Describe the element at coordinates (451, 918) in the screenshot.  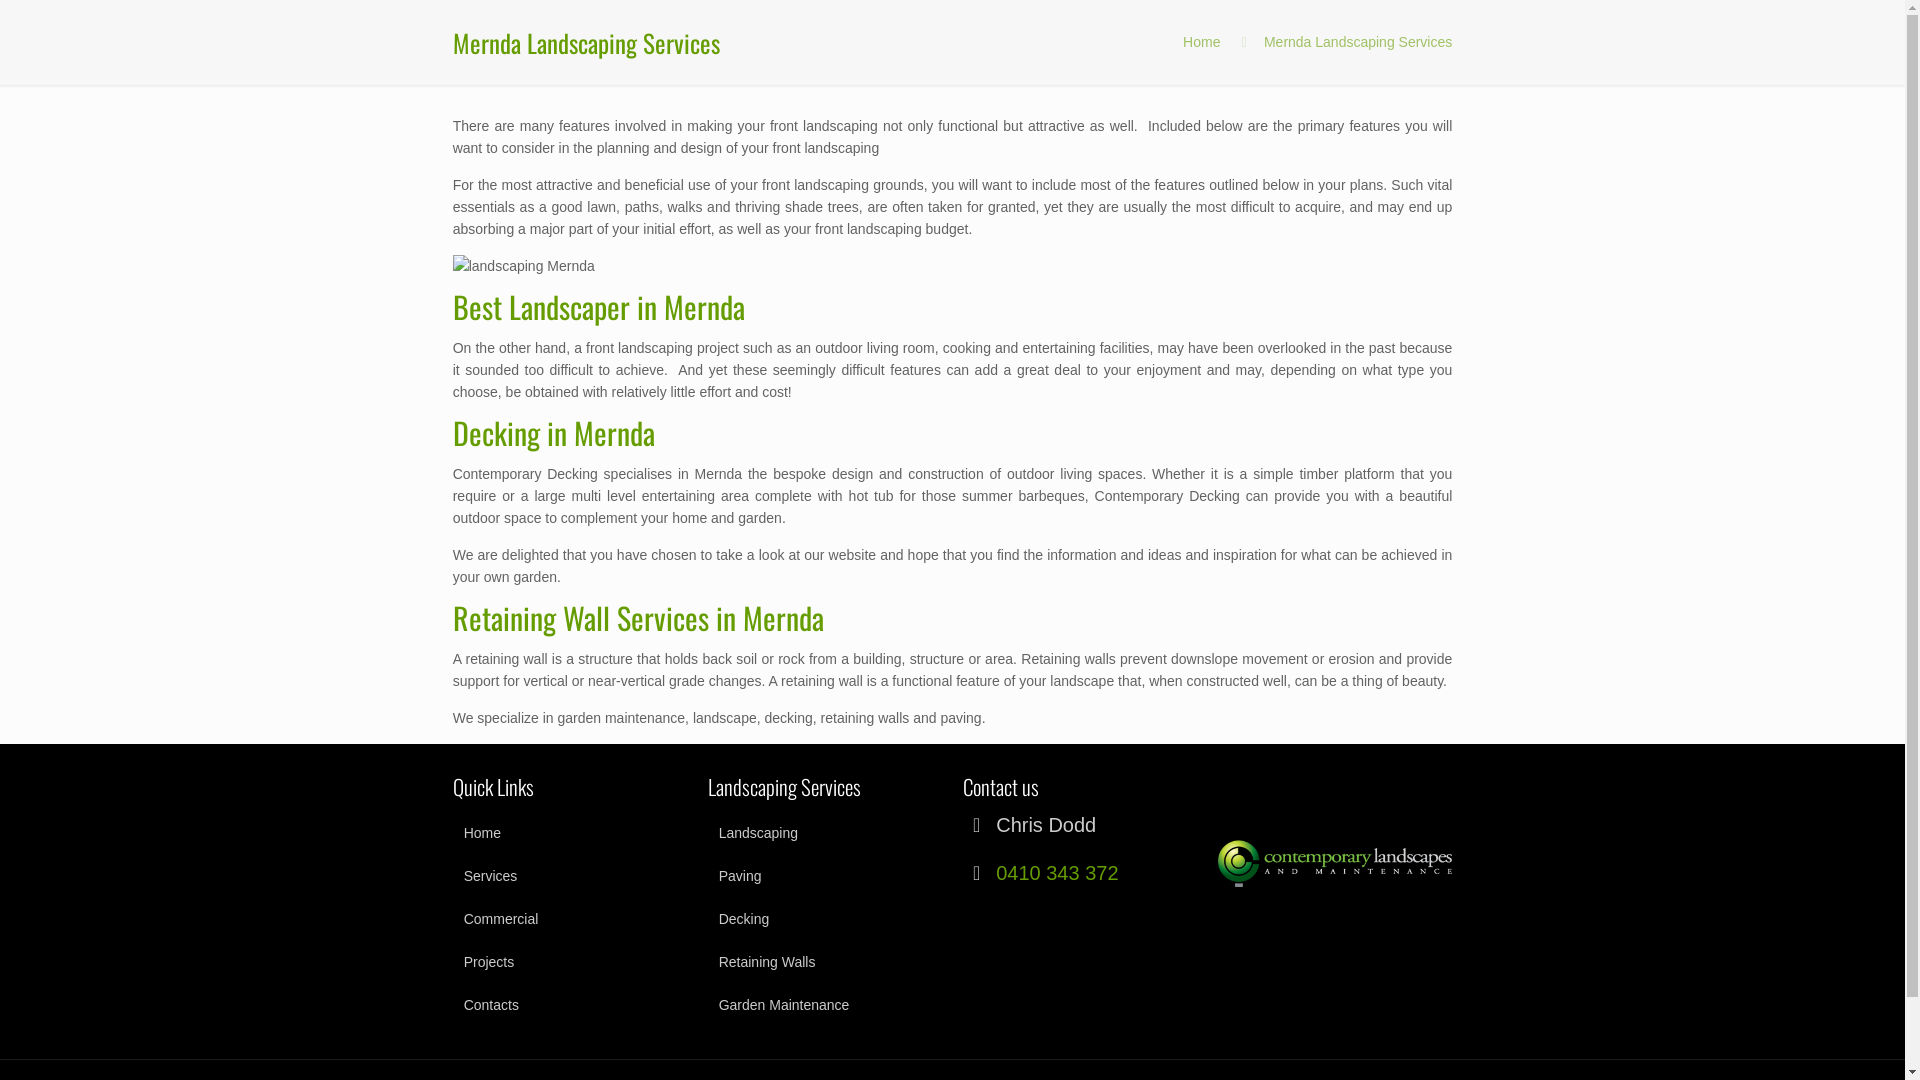
I see `'Commercial'` at that location.